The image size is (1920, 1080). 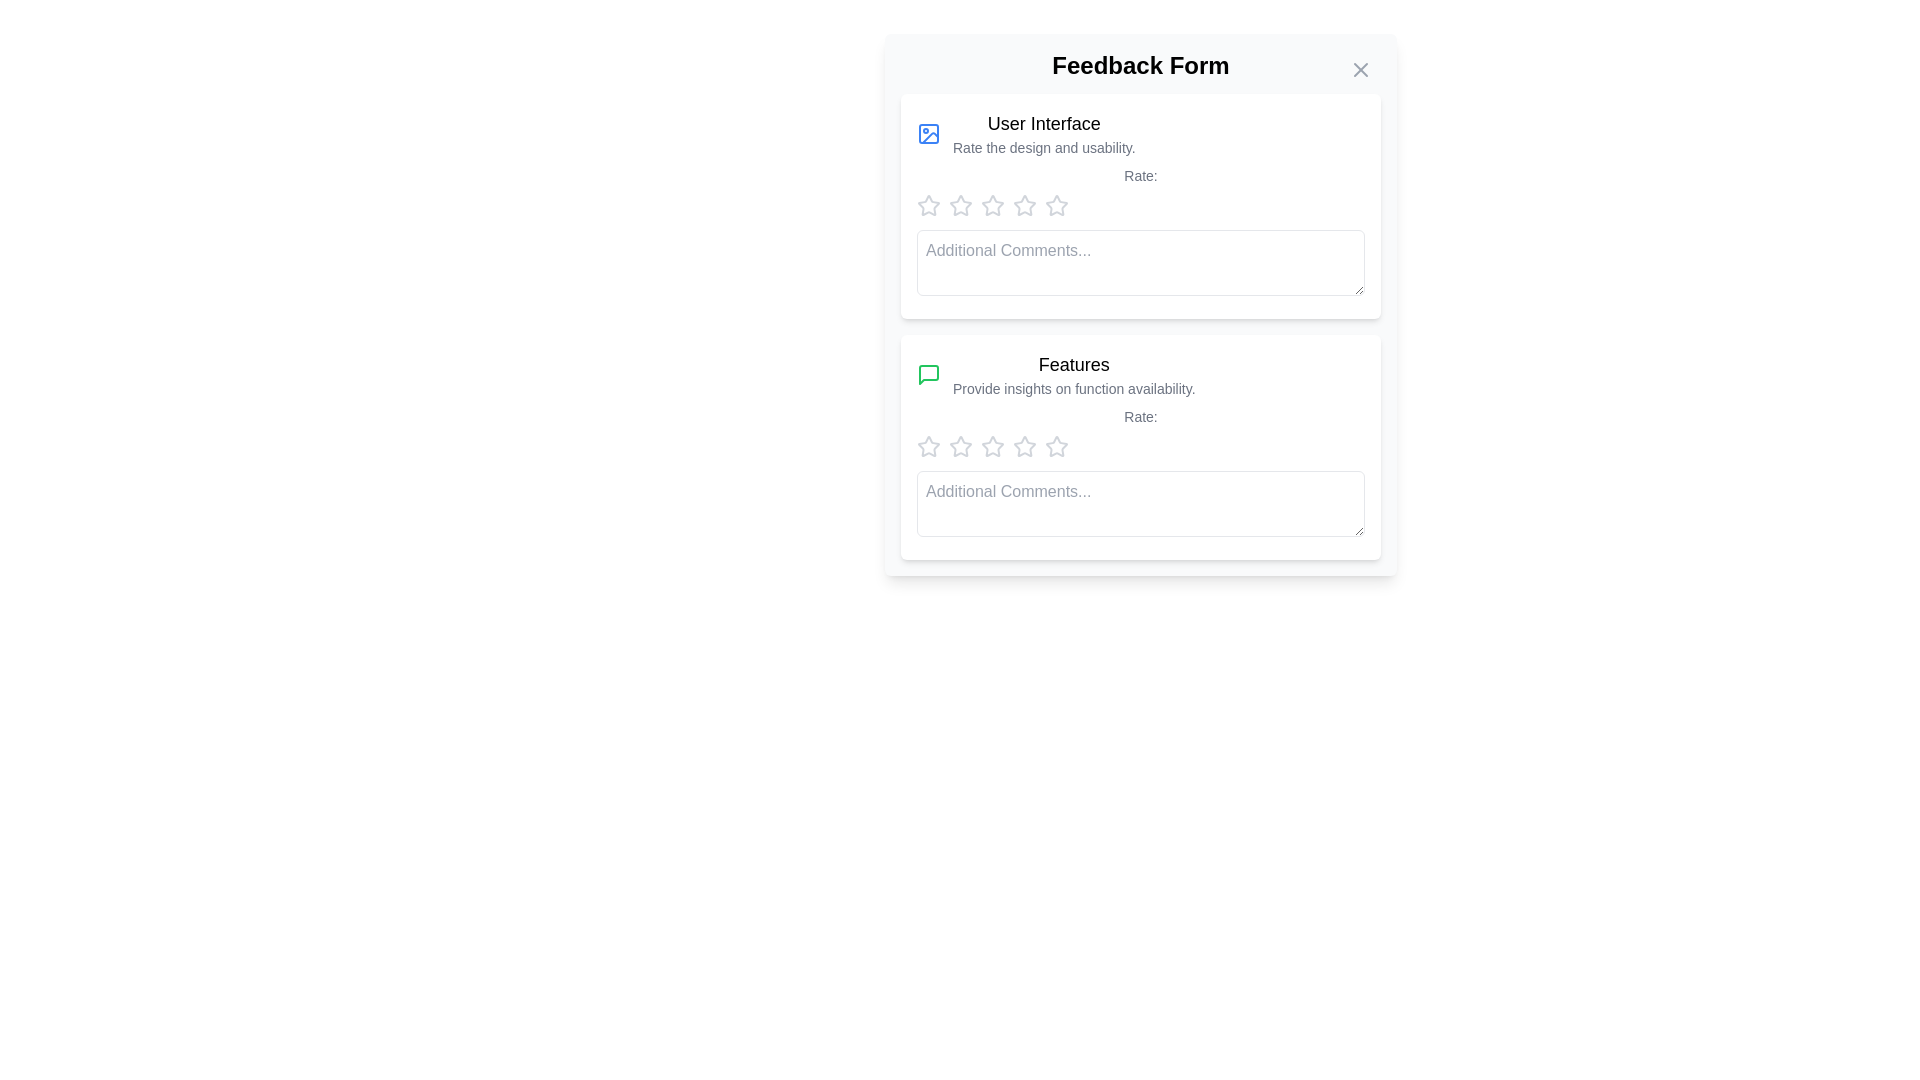 I want to click on the second star icon in the rating component of the feedback form, so click(x=993, y=205).